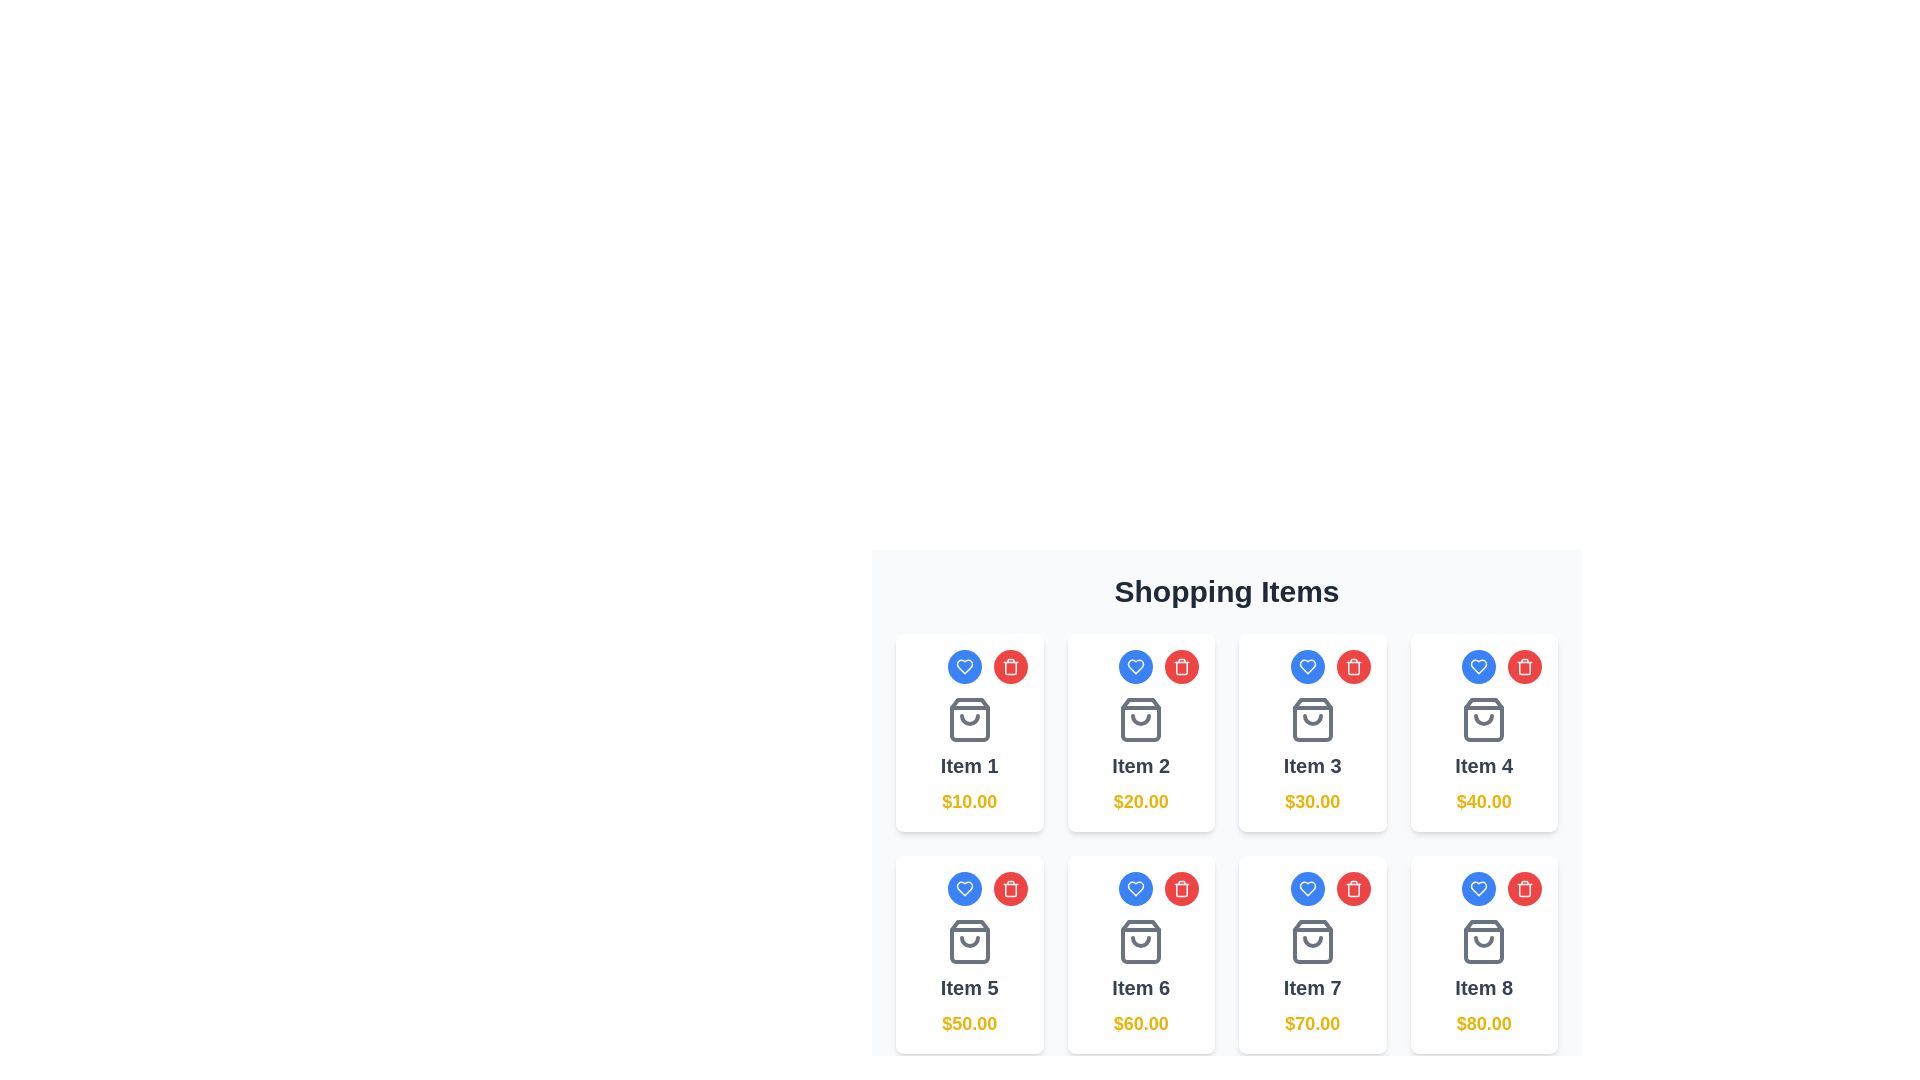 Image resolution: width=1920 pixels, height=1080 pixels. Describe the element at coordinates (1524, 667) in the screenshot. I see `the trash bin icon button located in the top-right corner of the card for 'Item 4'` at that location.